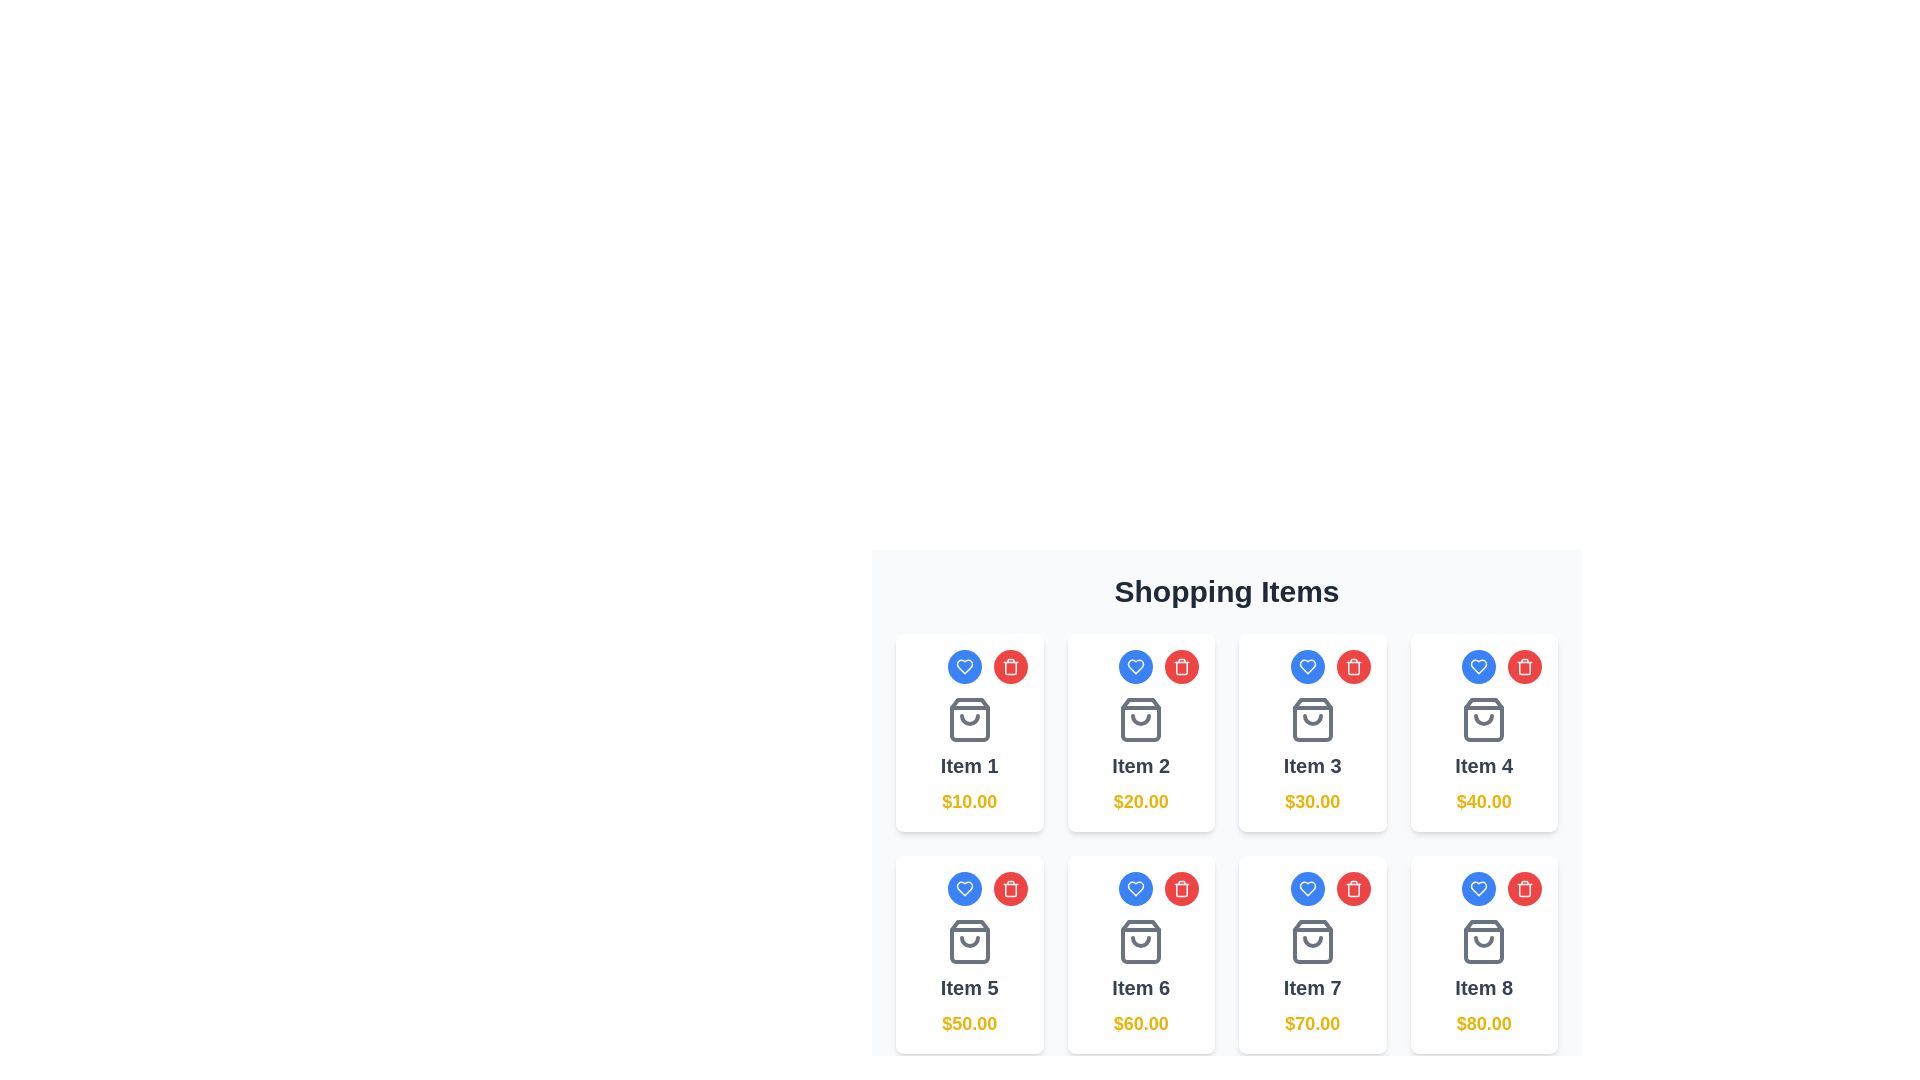 Image resolution: width=1920 pixels, height=1080 pixels. Describe the element at coordinates (1524, 667) in the screenshot. I see `the trash bin icon button located in the top-right corner of the card for 'Item 4'` at that location.